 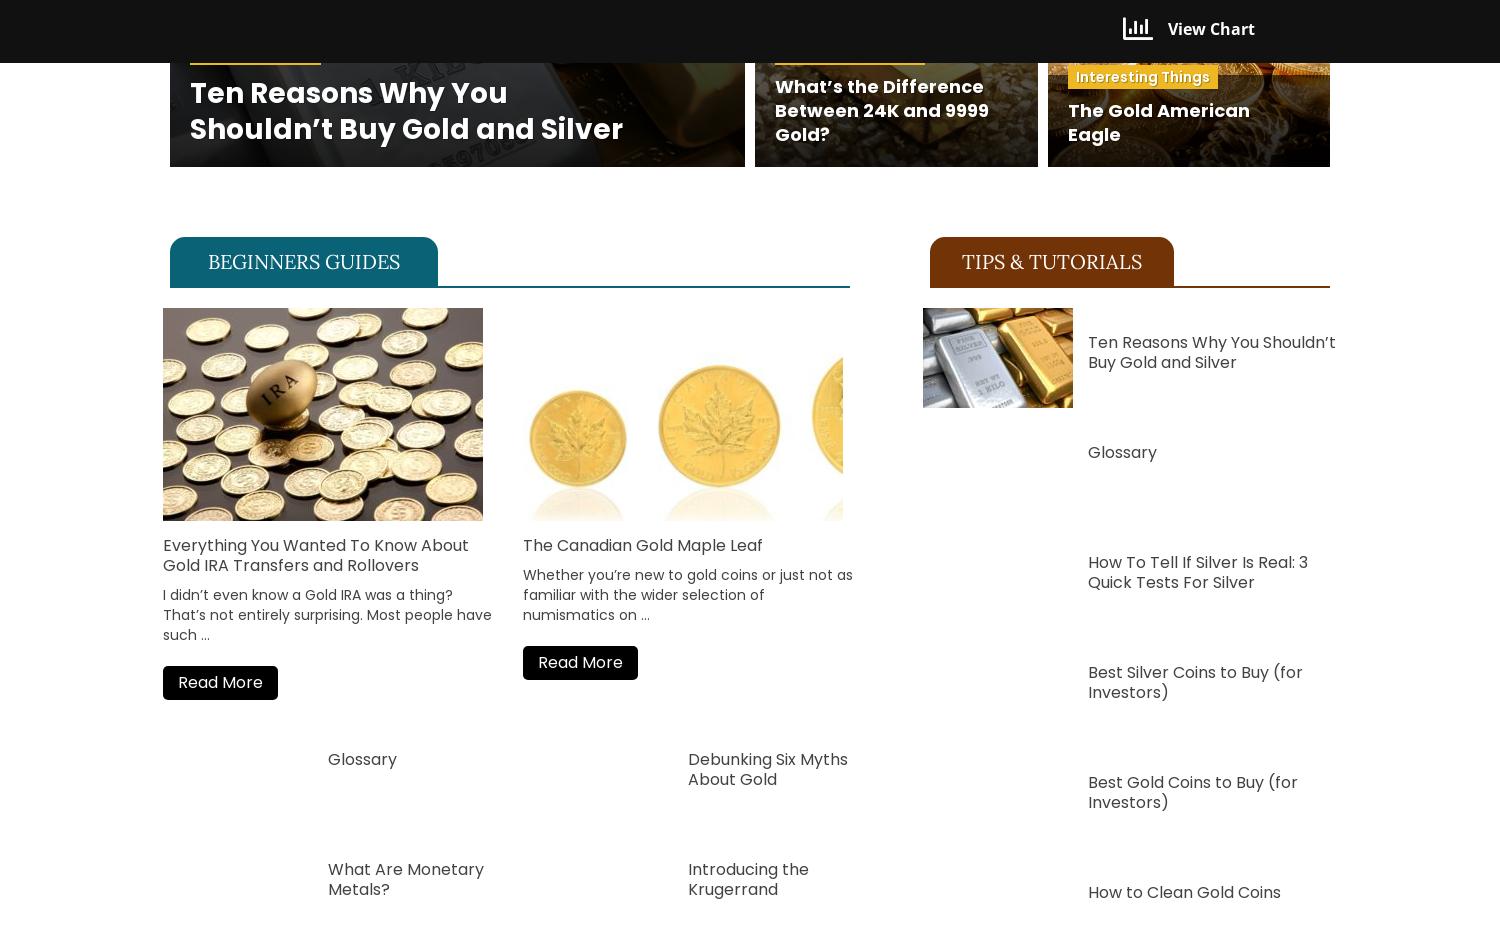 What do you see at coordinates (522, 614) in the screenshot?
I see `'numismatics'` at bounding box center [522, 614].